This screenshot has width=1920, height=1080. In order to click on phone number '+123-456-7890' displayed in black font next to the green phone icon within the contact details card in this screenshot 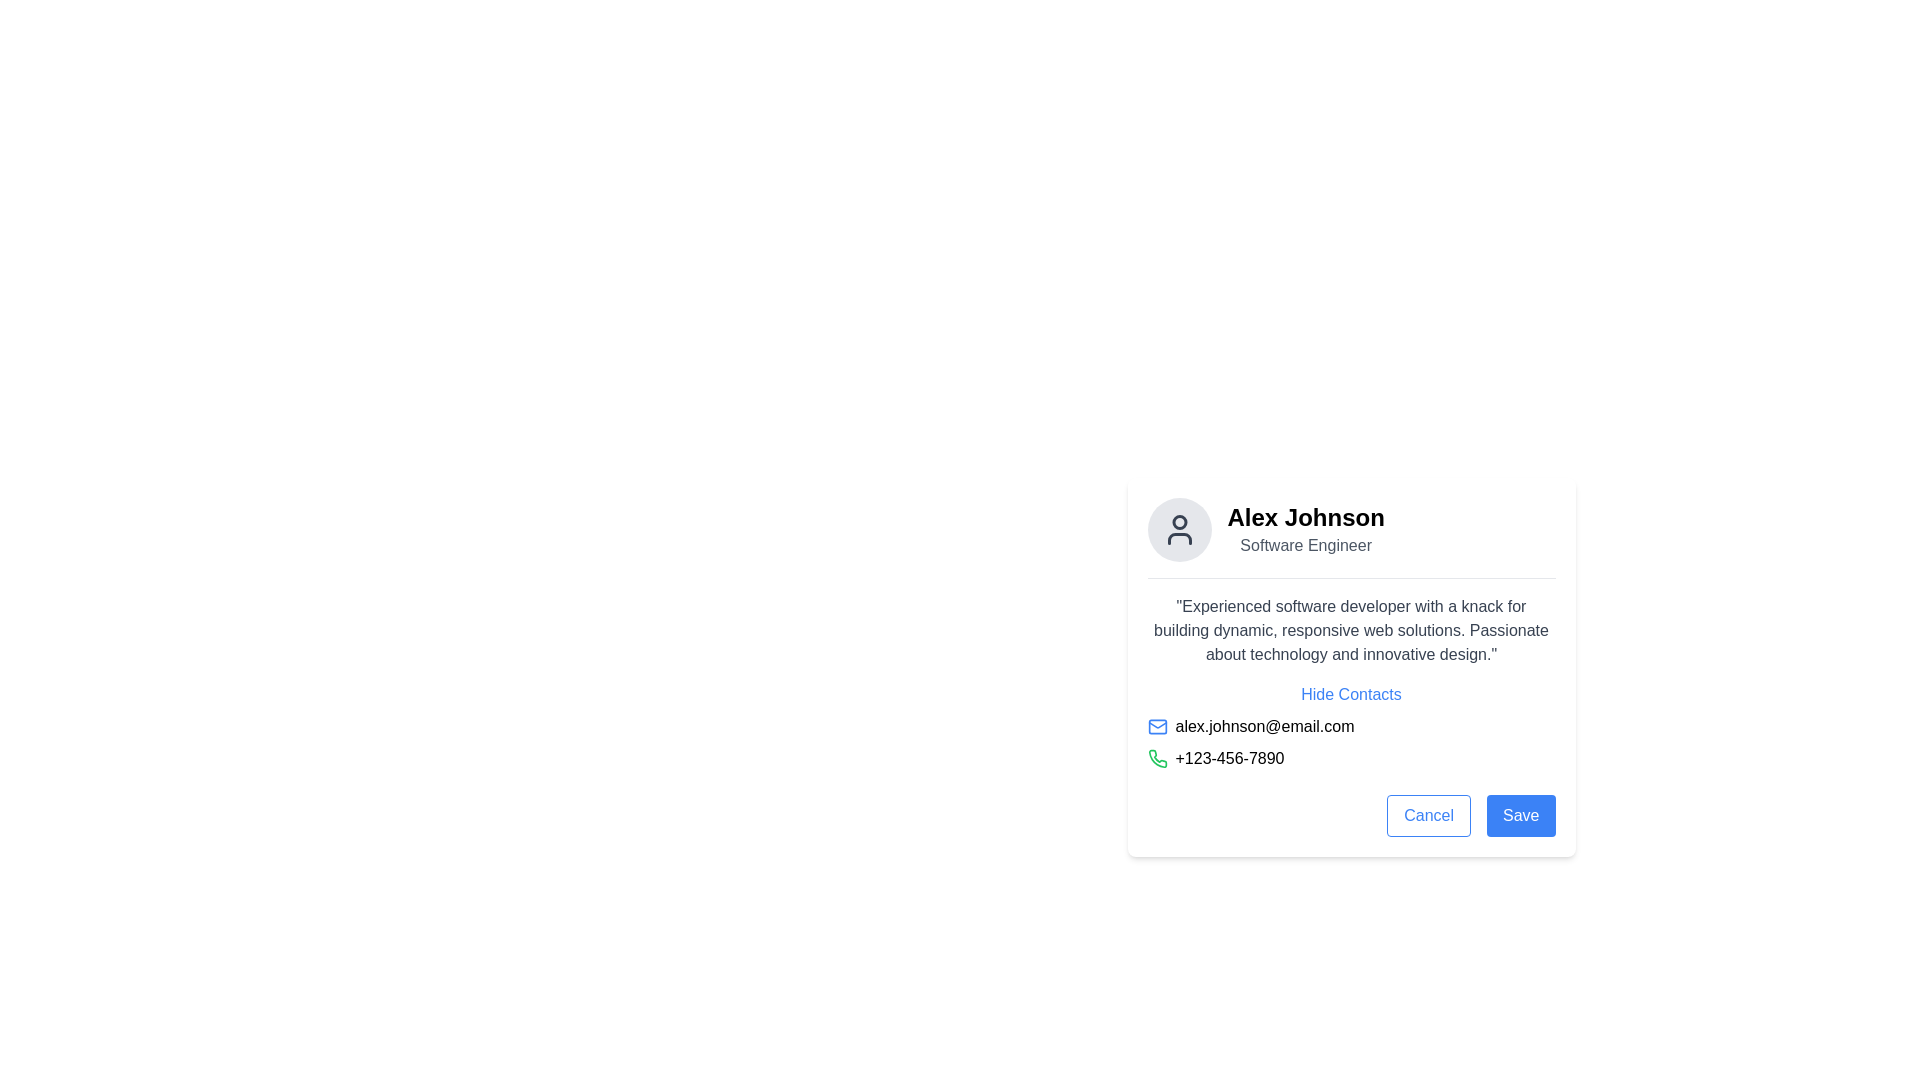, I will do `click(1228, 759)`.